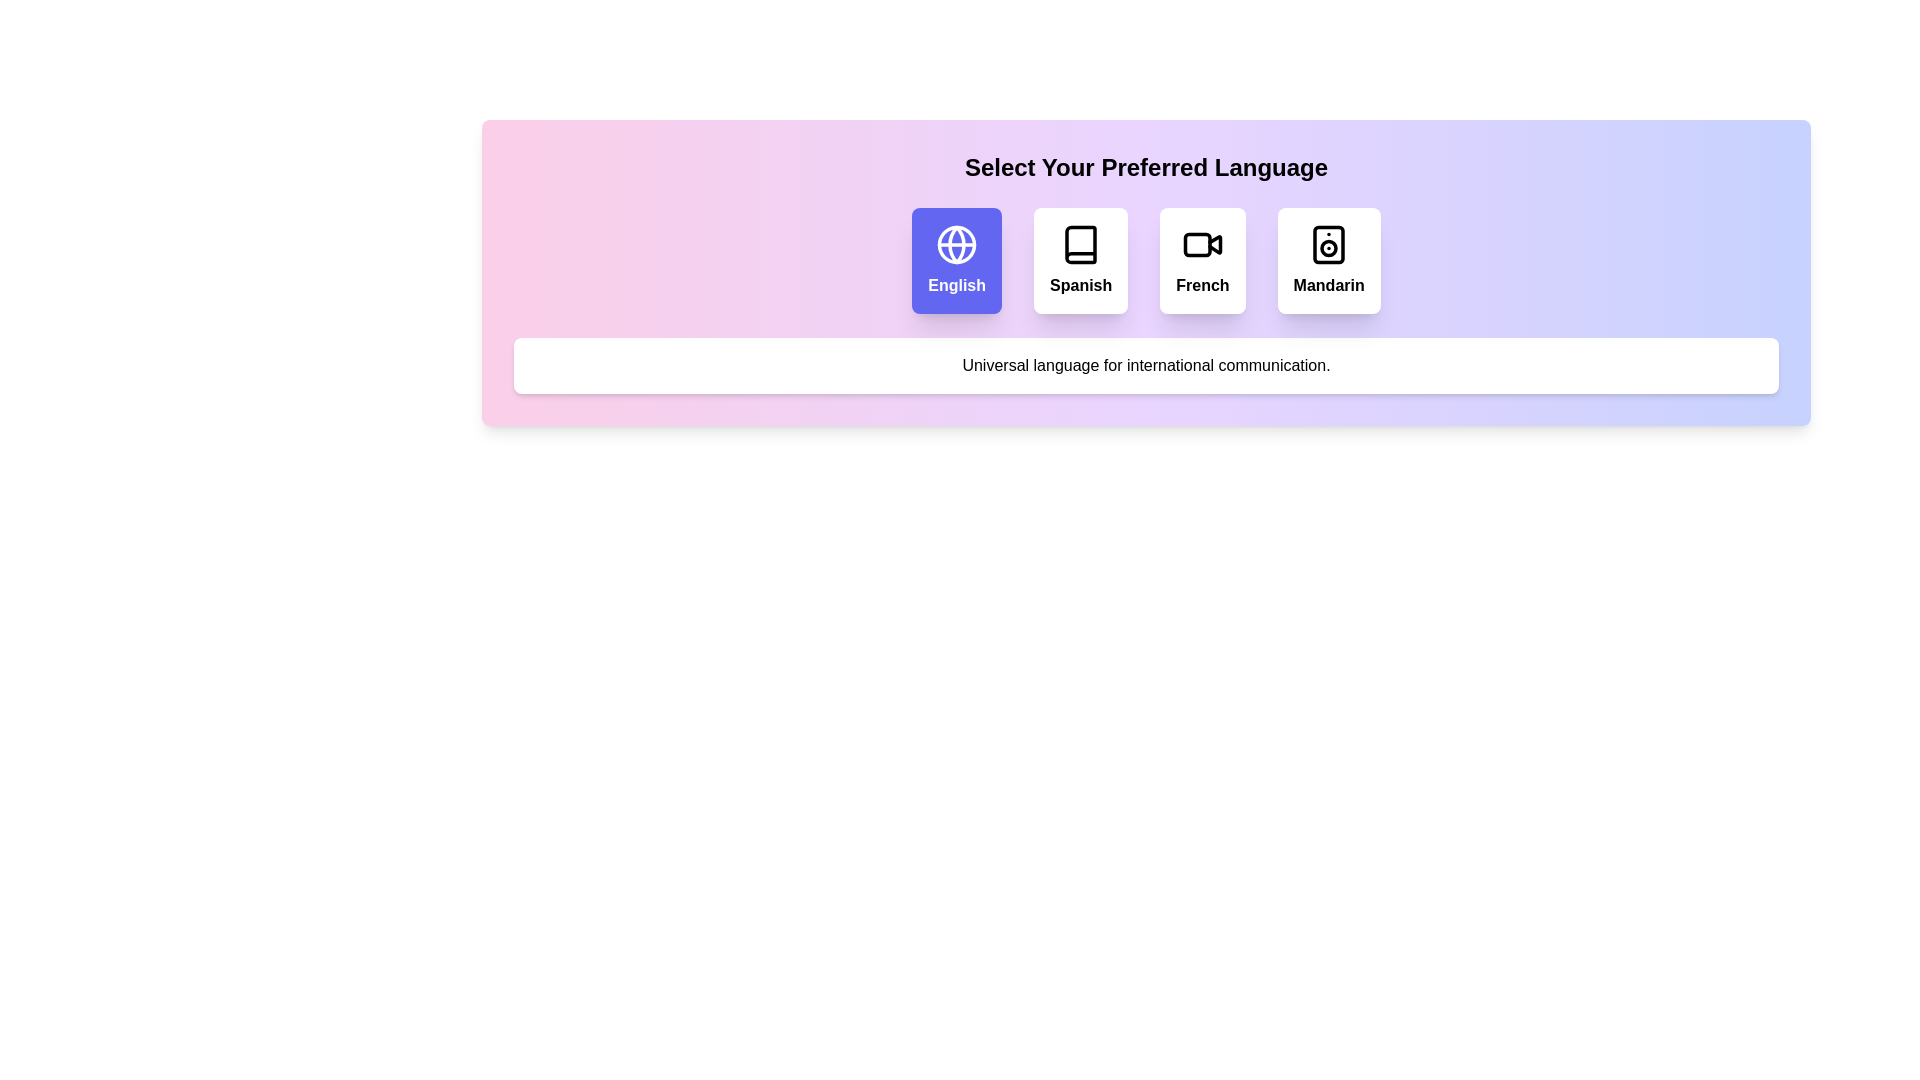 This screenshot has width=1920, height=1080. What do you see at coordinates (1079, 260) in the screenshot?
I see `the language option Spanish to observe the interaction feedback` at bounding box center [1079, 260].